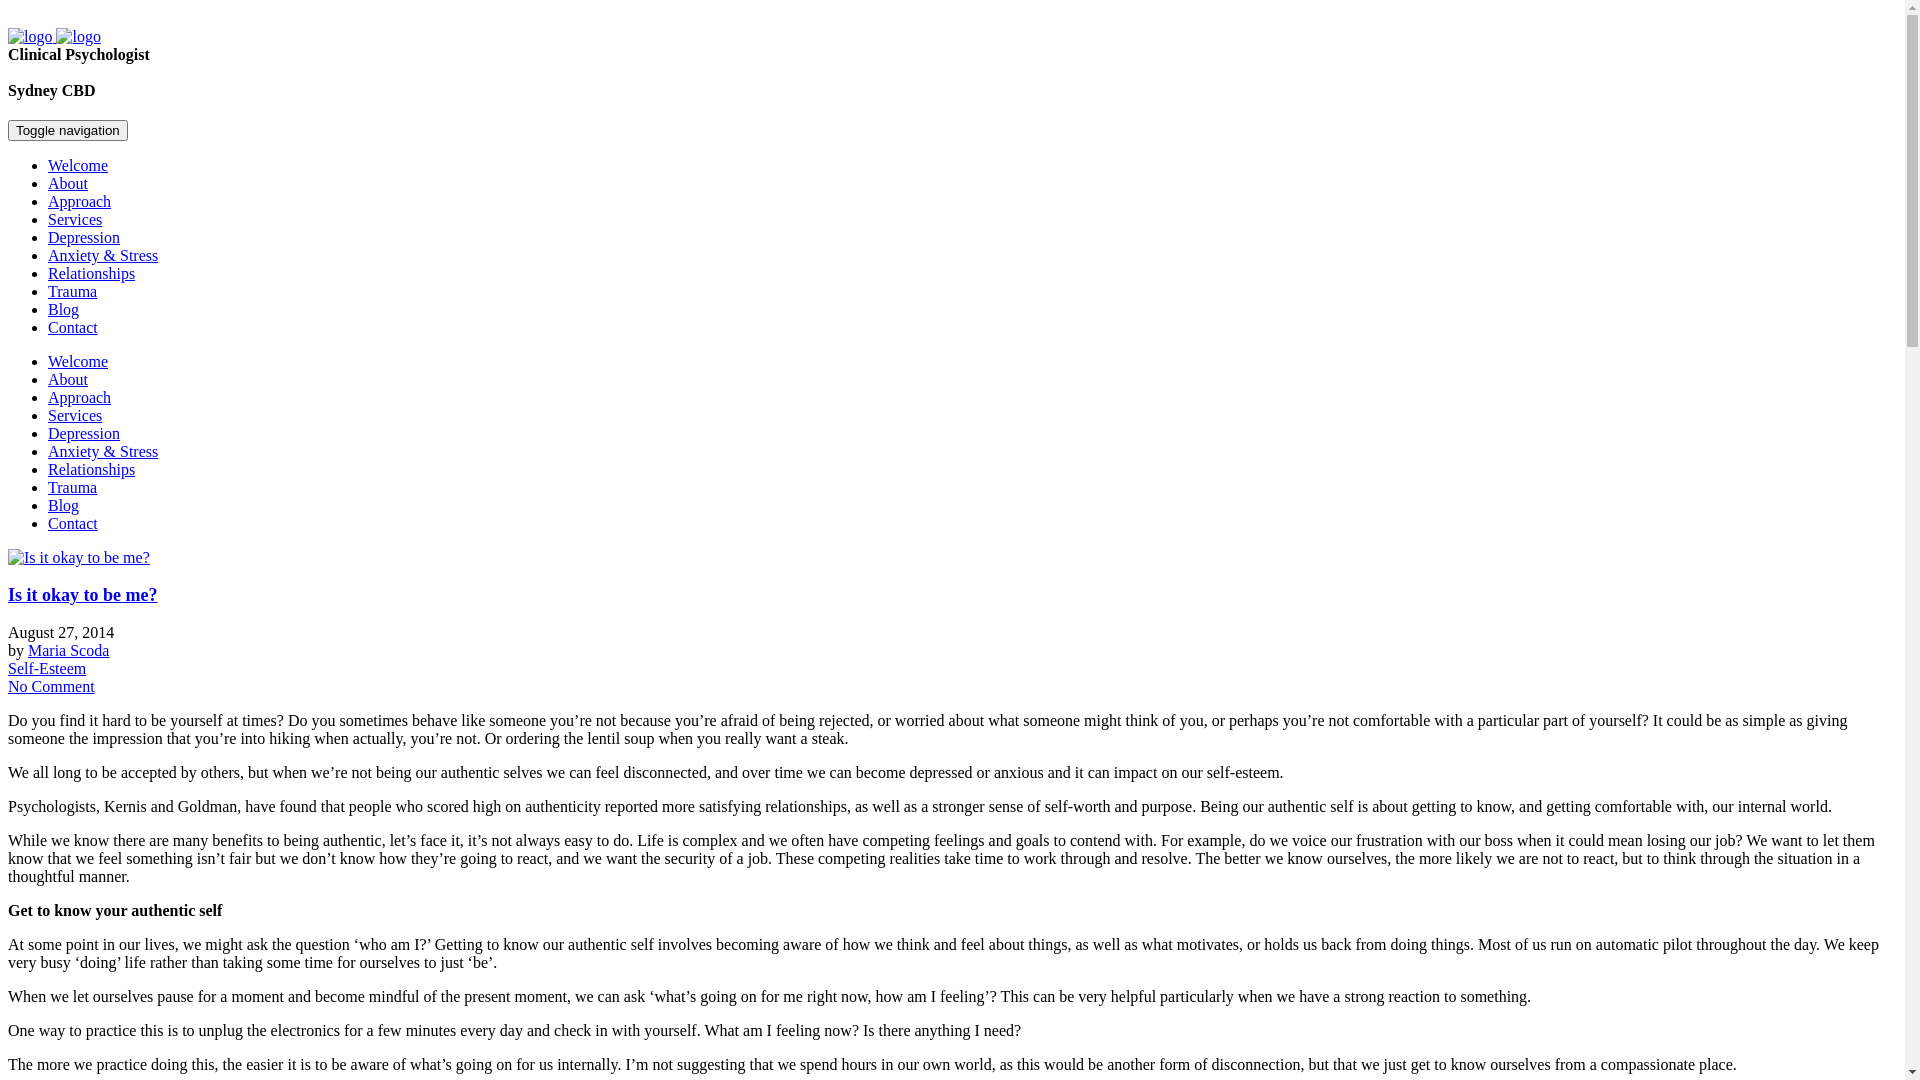 This screenshot has height=1080, width=1920. Describe the element at coordinates (48, 236) in the screenshot. I see `'Depression'` at that location.